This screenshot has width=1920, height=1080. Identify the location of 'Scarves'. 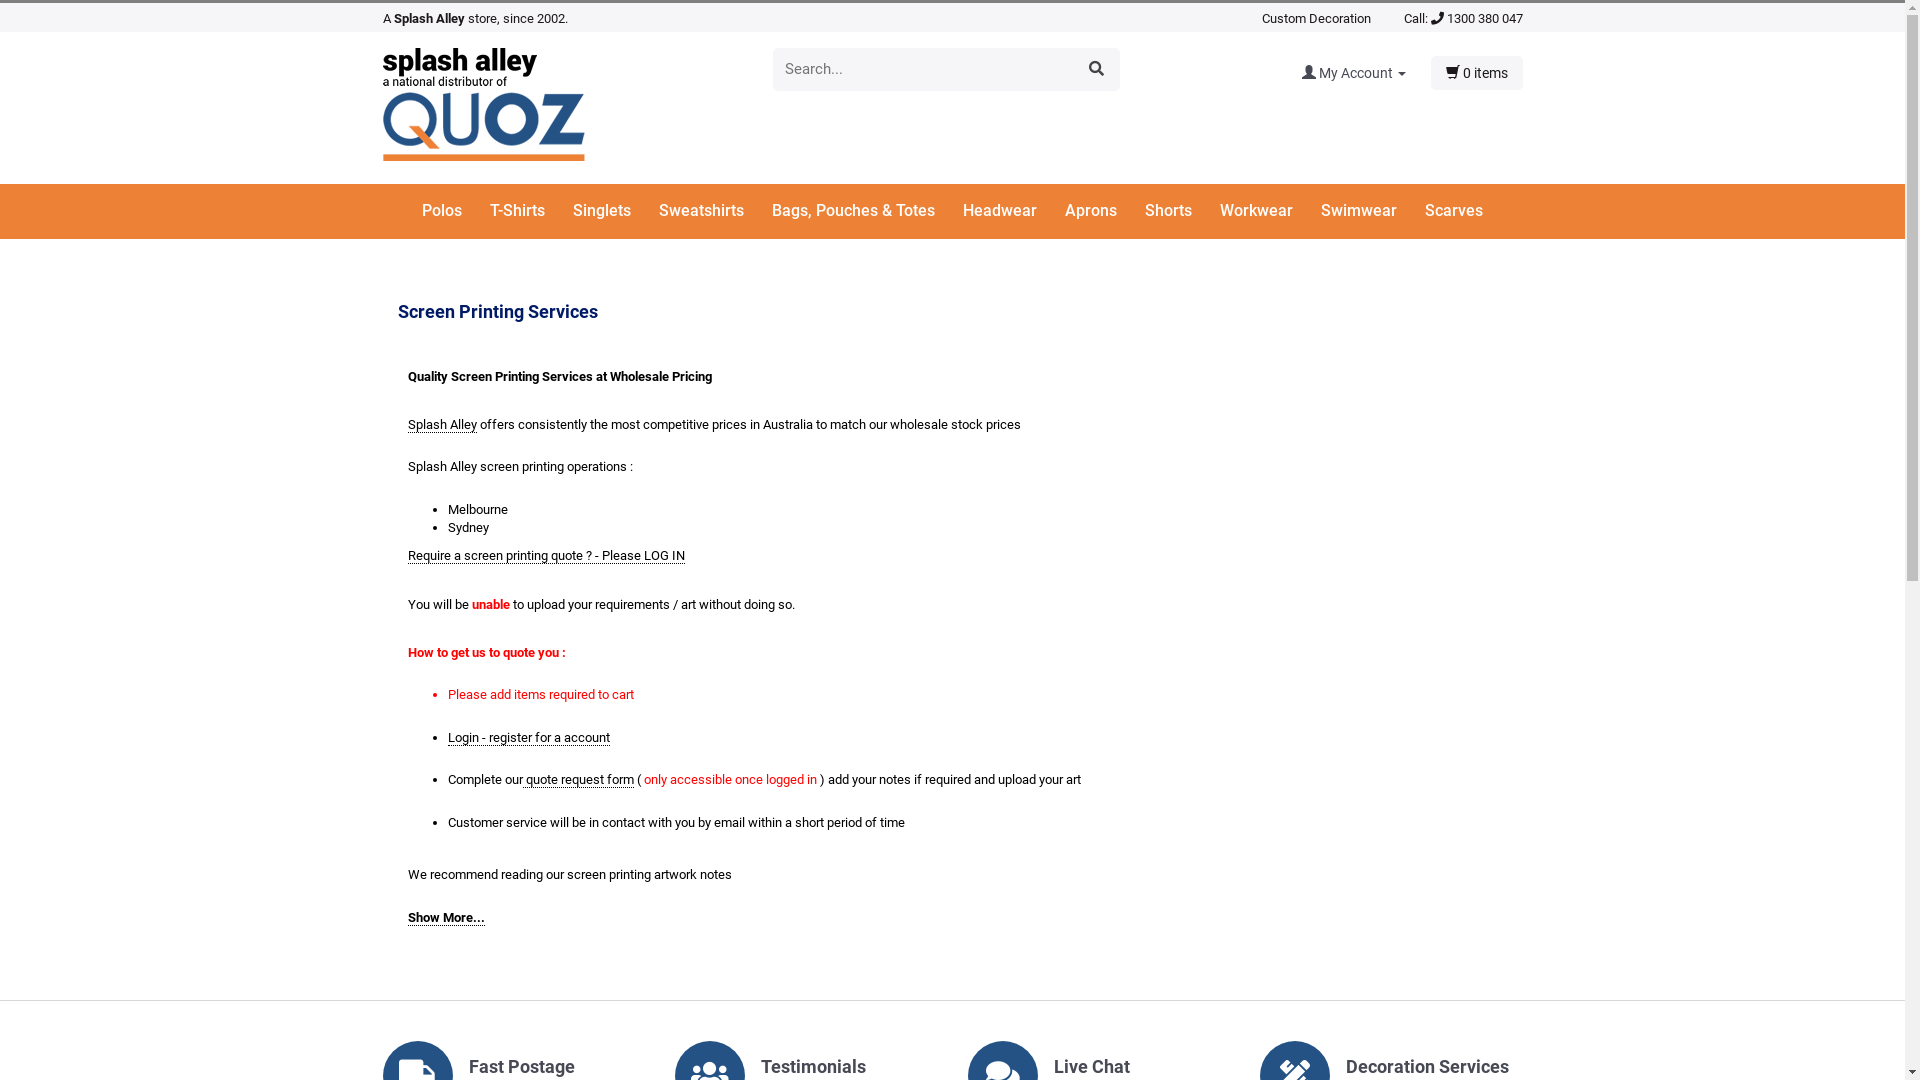
(1454, 211).